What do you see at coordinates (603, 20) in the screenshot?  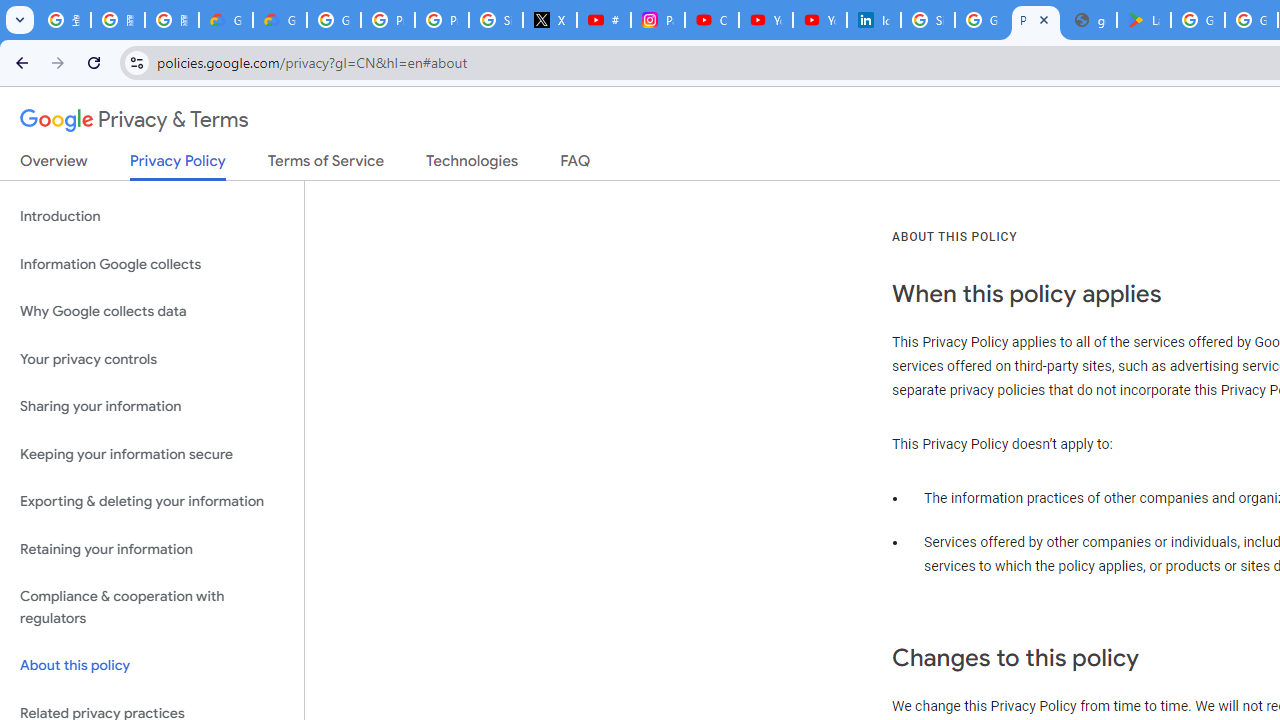 I see `'#nbabasketballhighlights - YouTube'` at bounding box center [603, 20].